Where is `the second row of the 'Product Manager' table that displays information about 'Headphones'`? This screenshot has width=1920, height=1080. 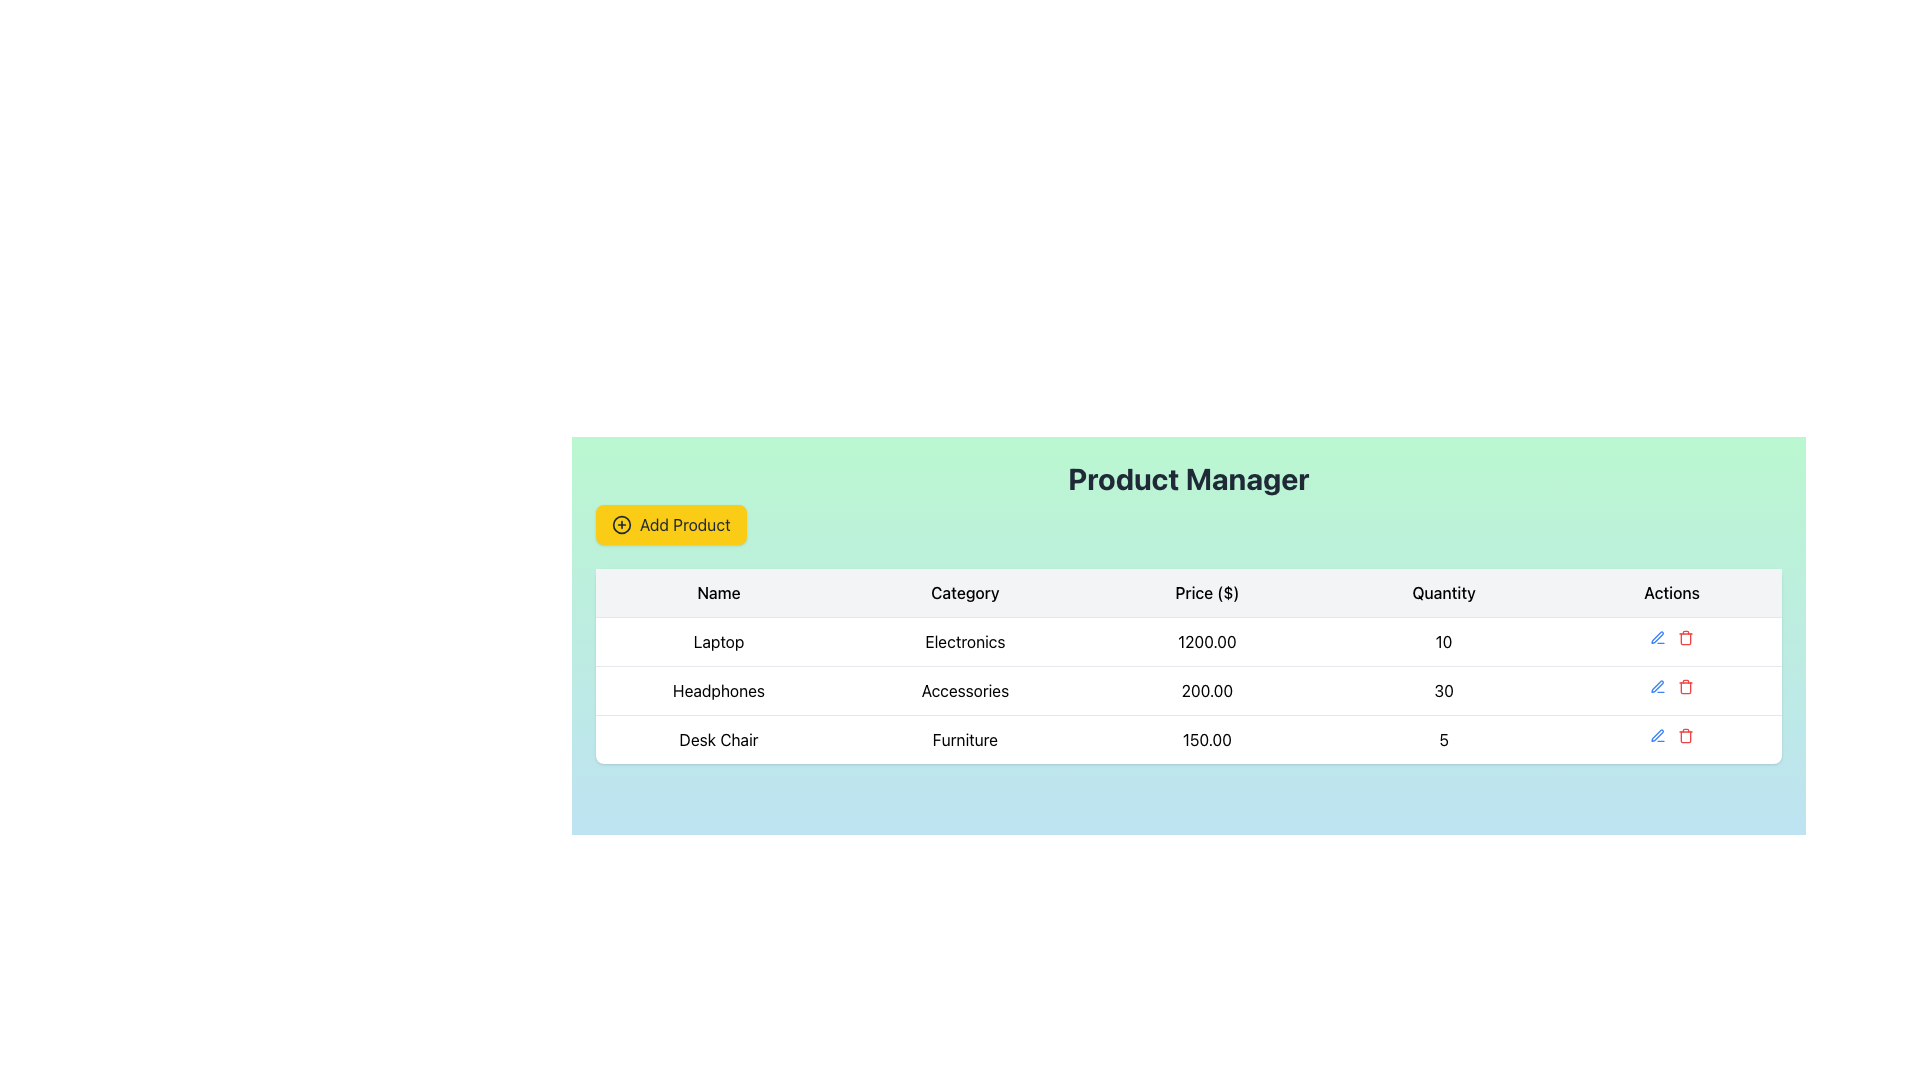
the second row of the 'Product Manager' table that displays information about 'Headphones' is located at coordinates (1189, 689).